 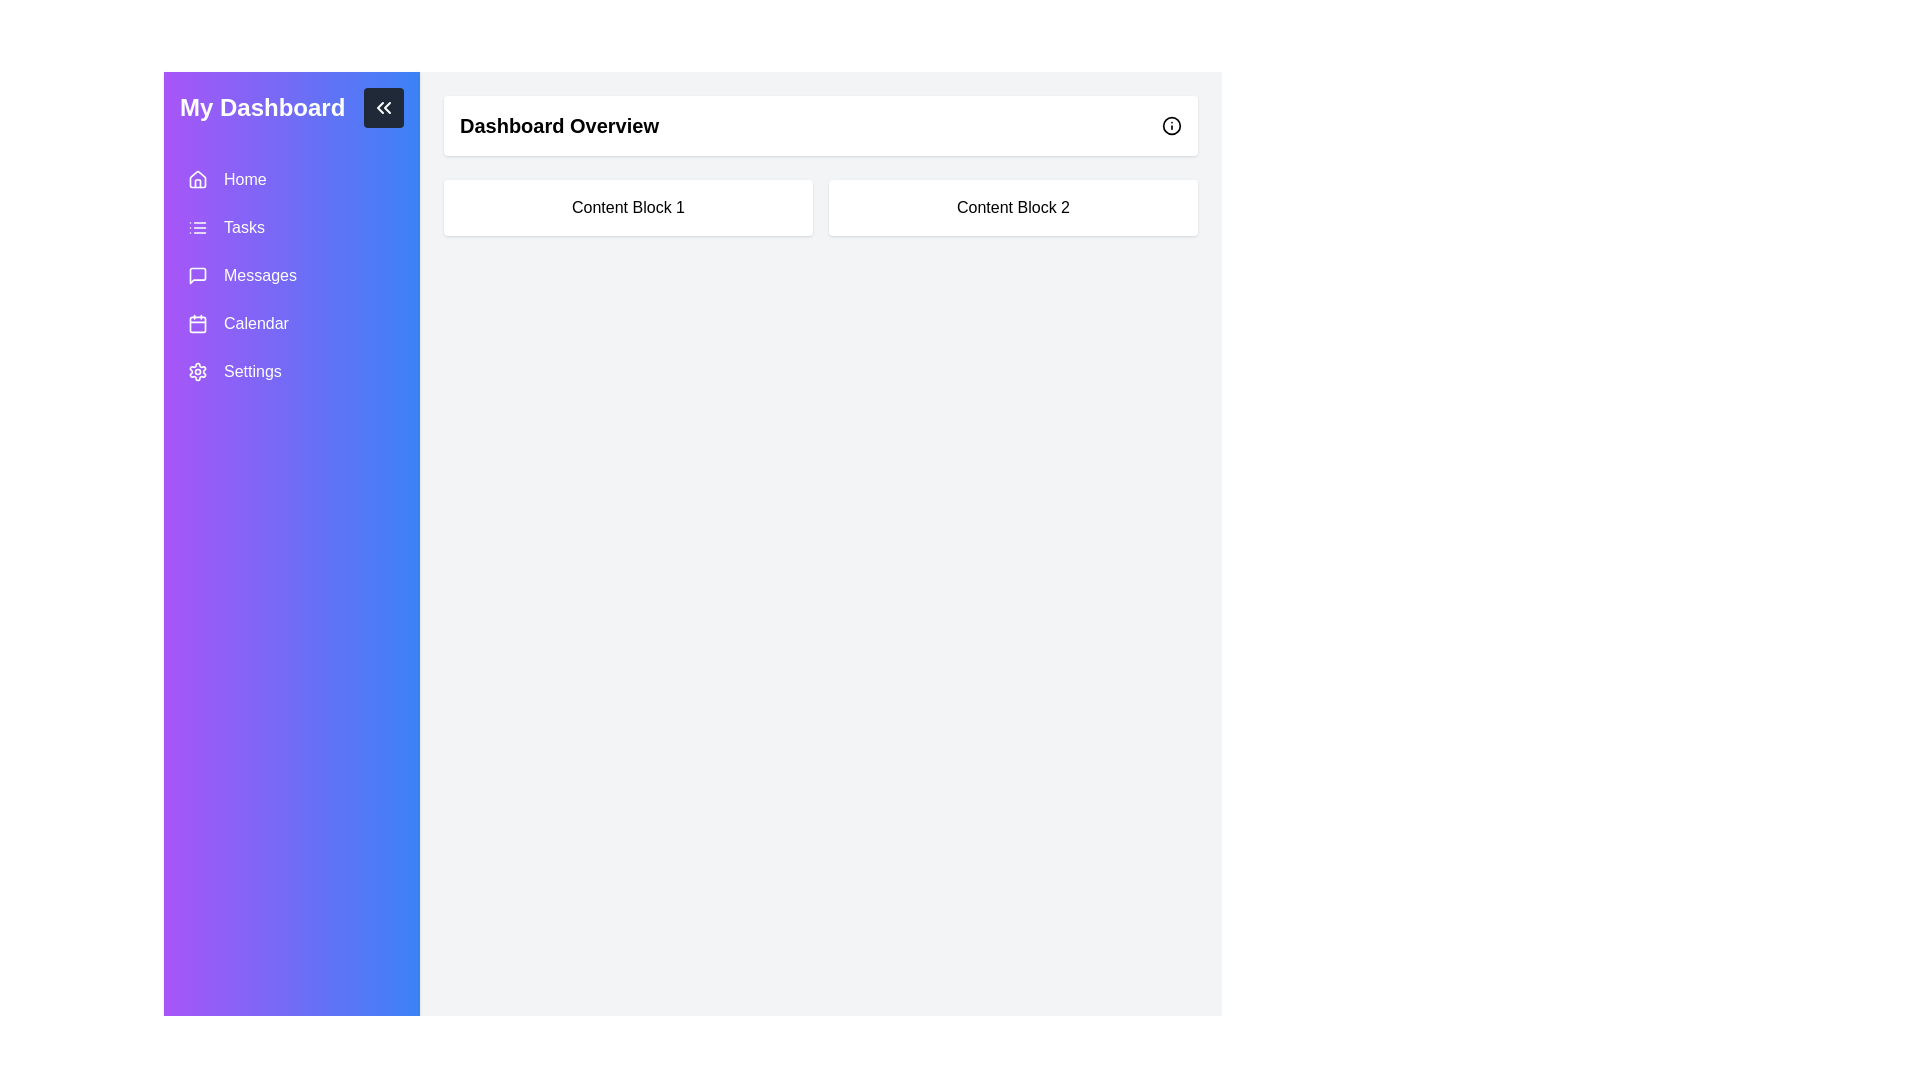 I want to click on the messaging icon located in the left vertical navigation menu, positioned between the 'Tasks' and 'Calendar' menu items, so click(x=197, y=276).